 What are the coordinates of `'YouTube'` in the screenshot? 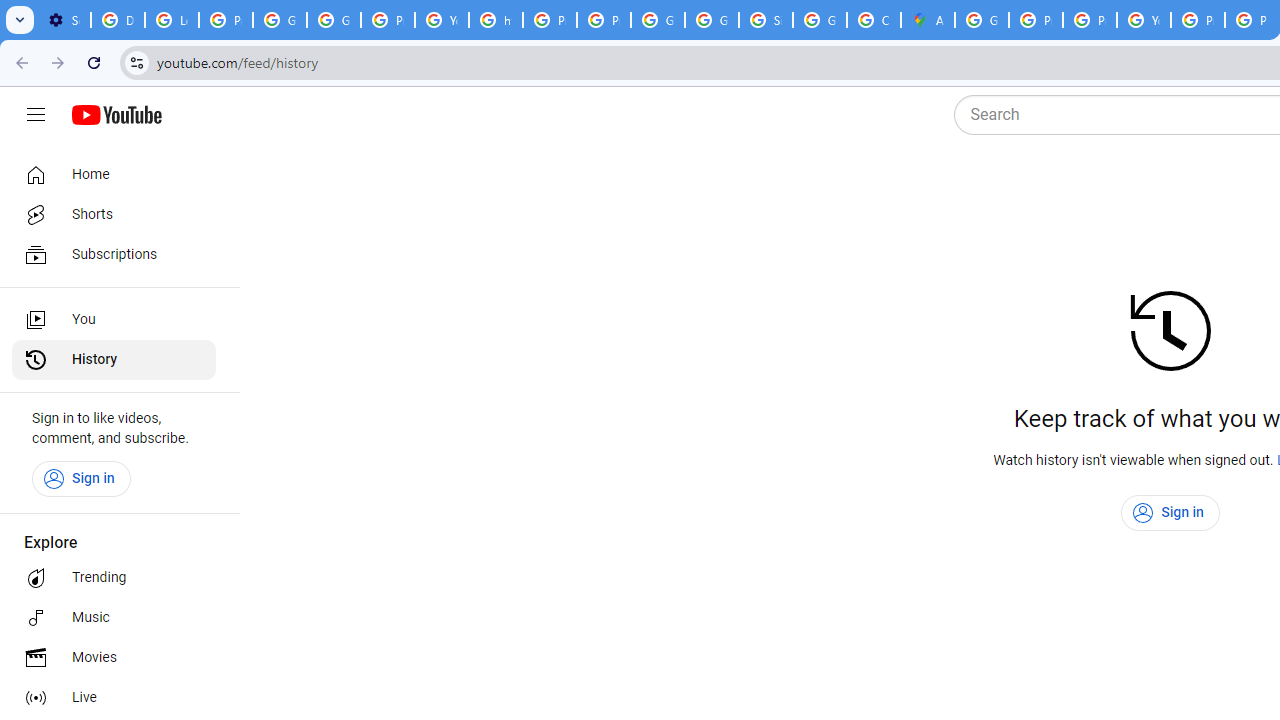 It's located at (1144, 20).